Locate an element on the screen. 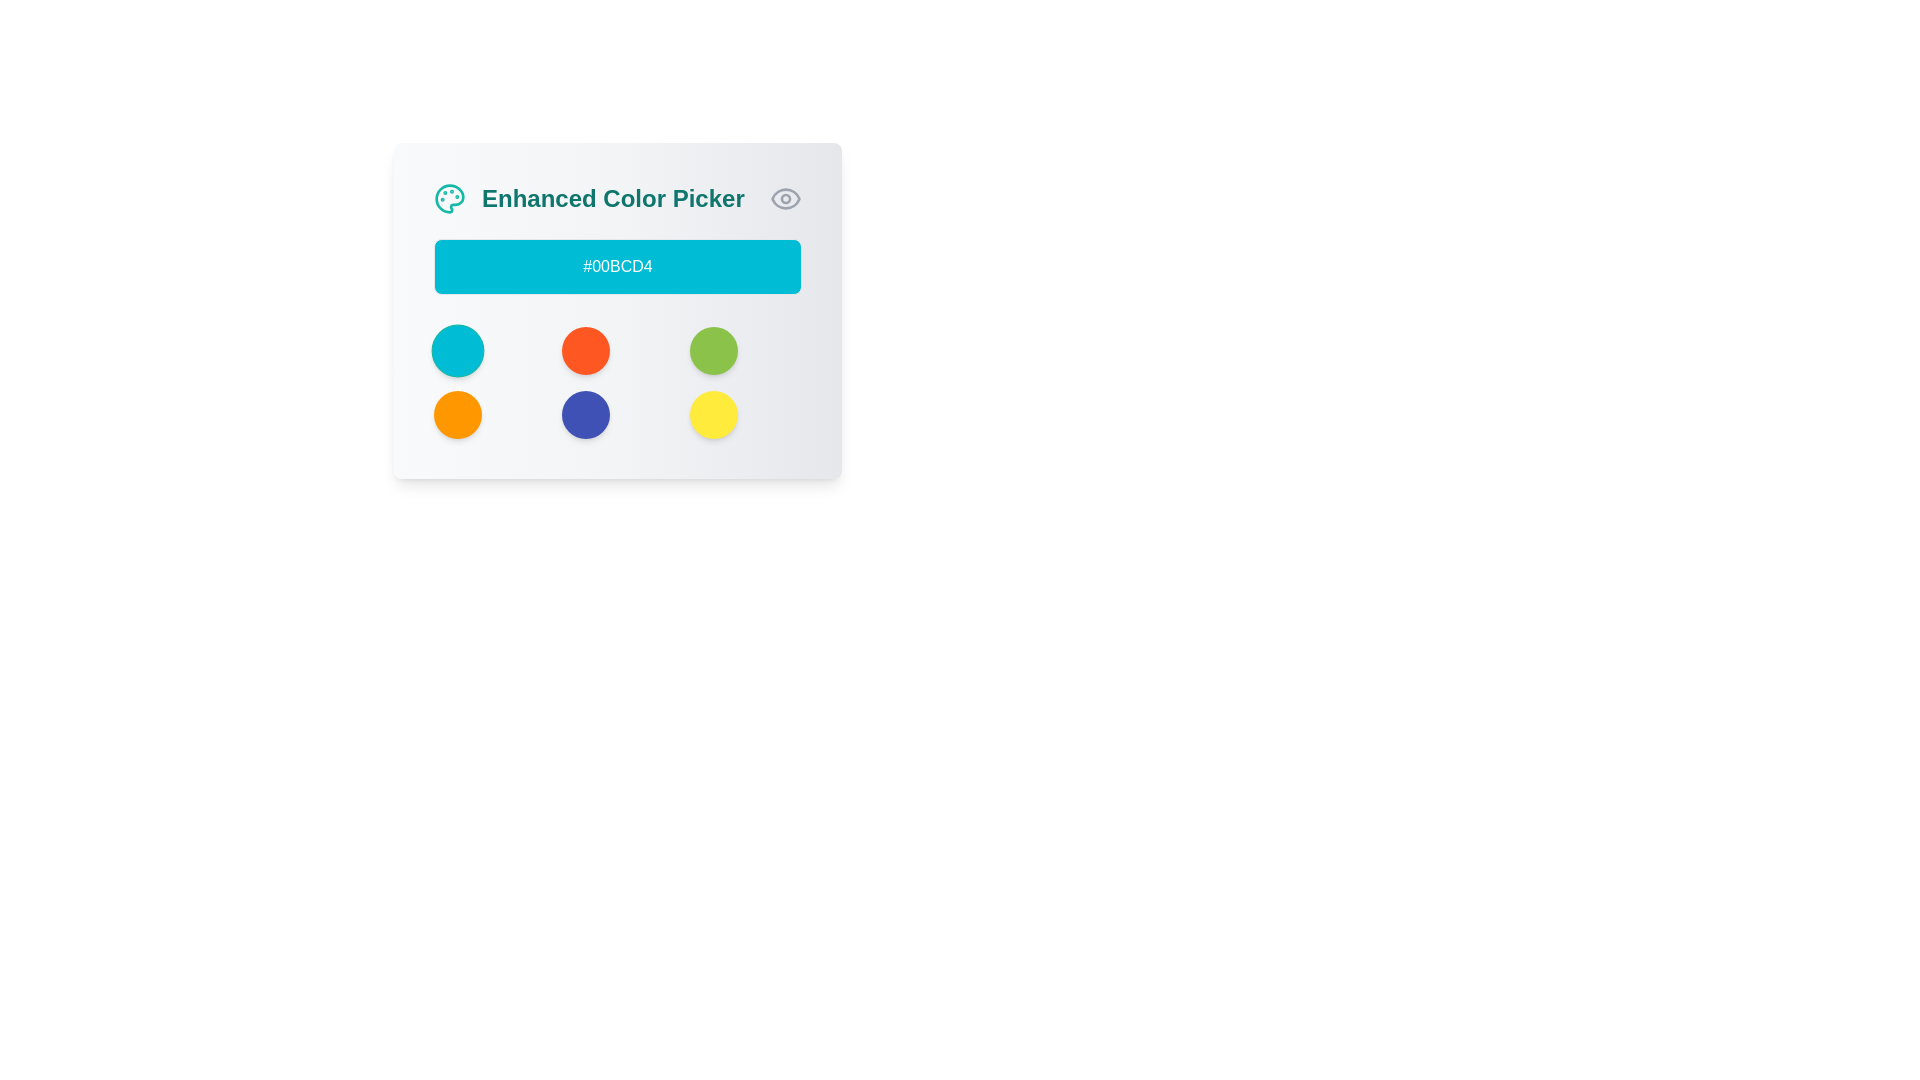 The height and width of the screenshot is (1080, 1920). the static informational display box that shows the selected color's hexadecimal code, located beneath the 'Enhanced Color Picker' title is located at coordinates (617, 265).